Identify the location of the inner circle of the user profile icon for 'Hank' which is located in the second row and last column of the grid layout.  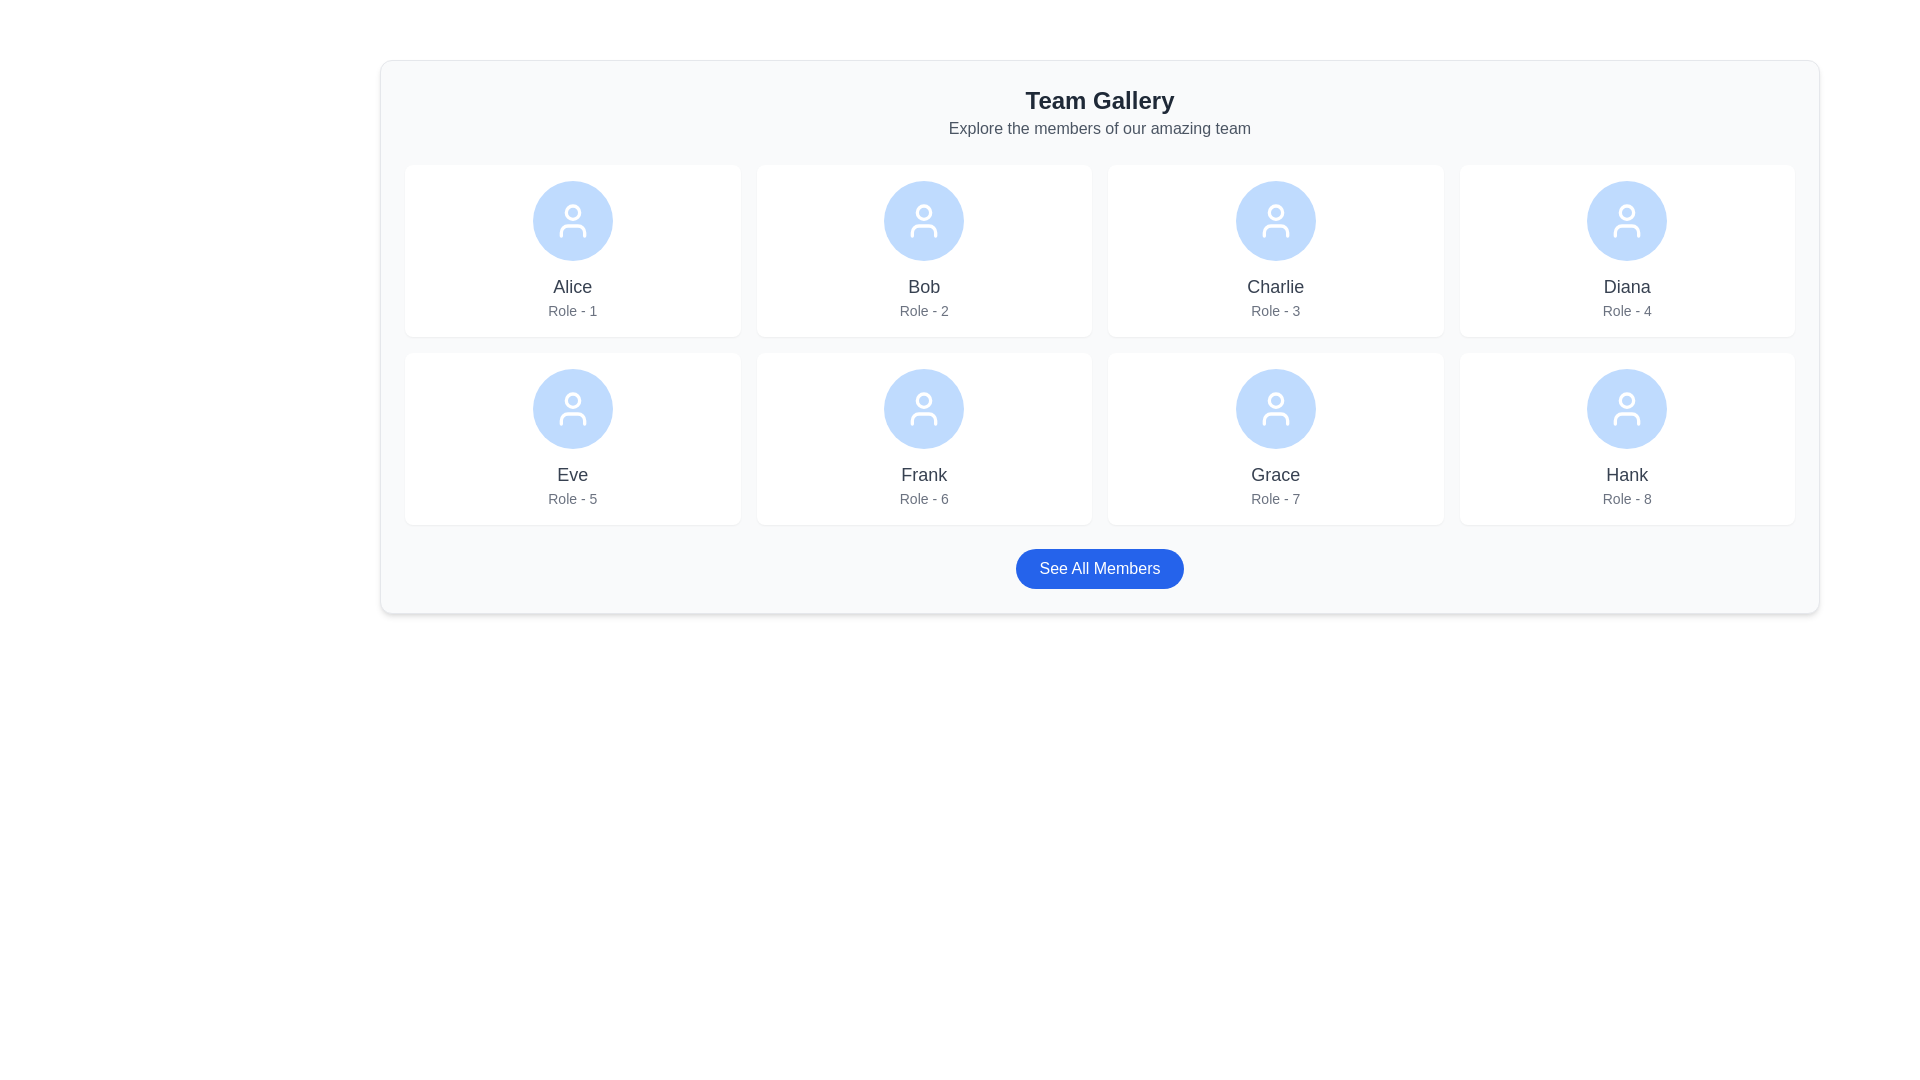
(1627, 400).